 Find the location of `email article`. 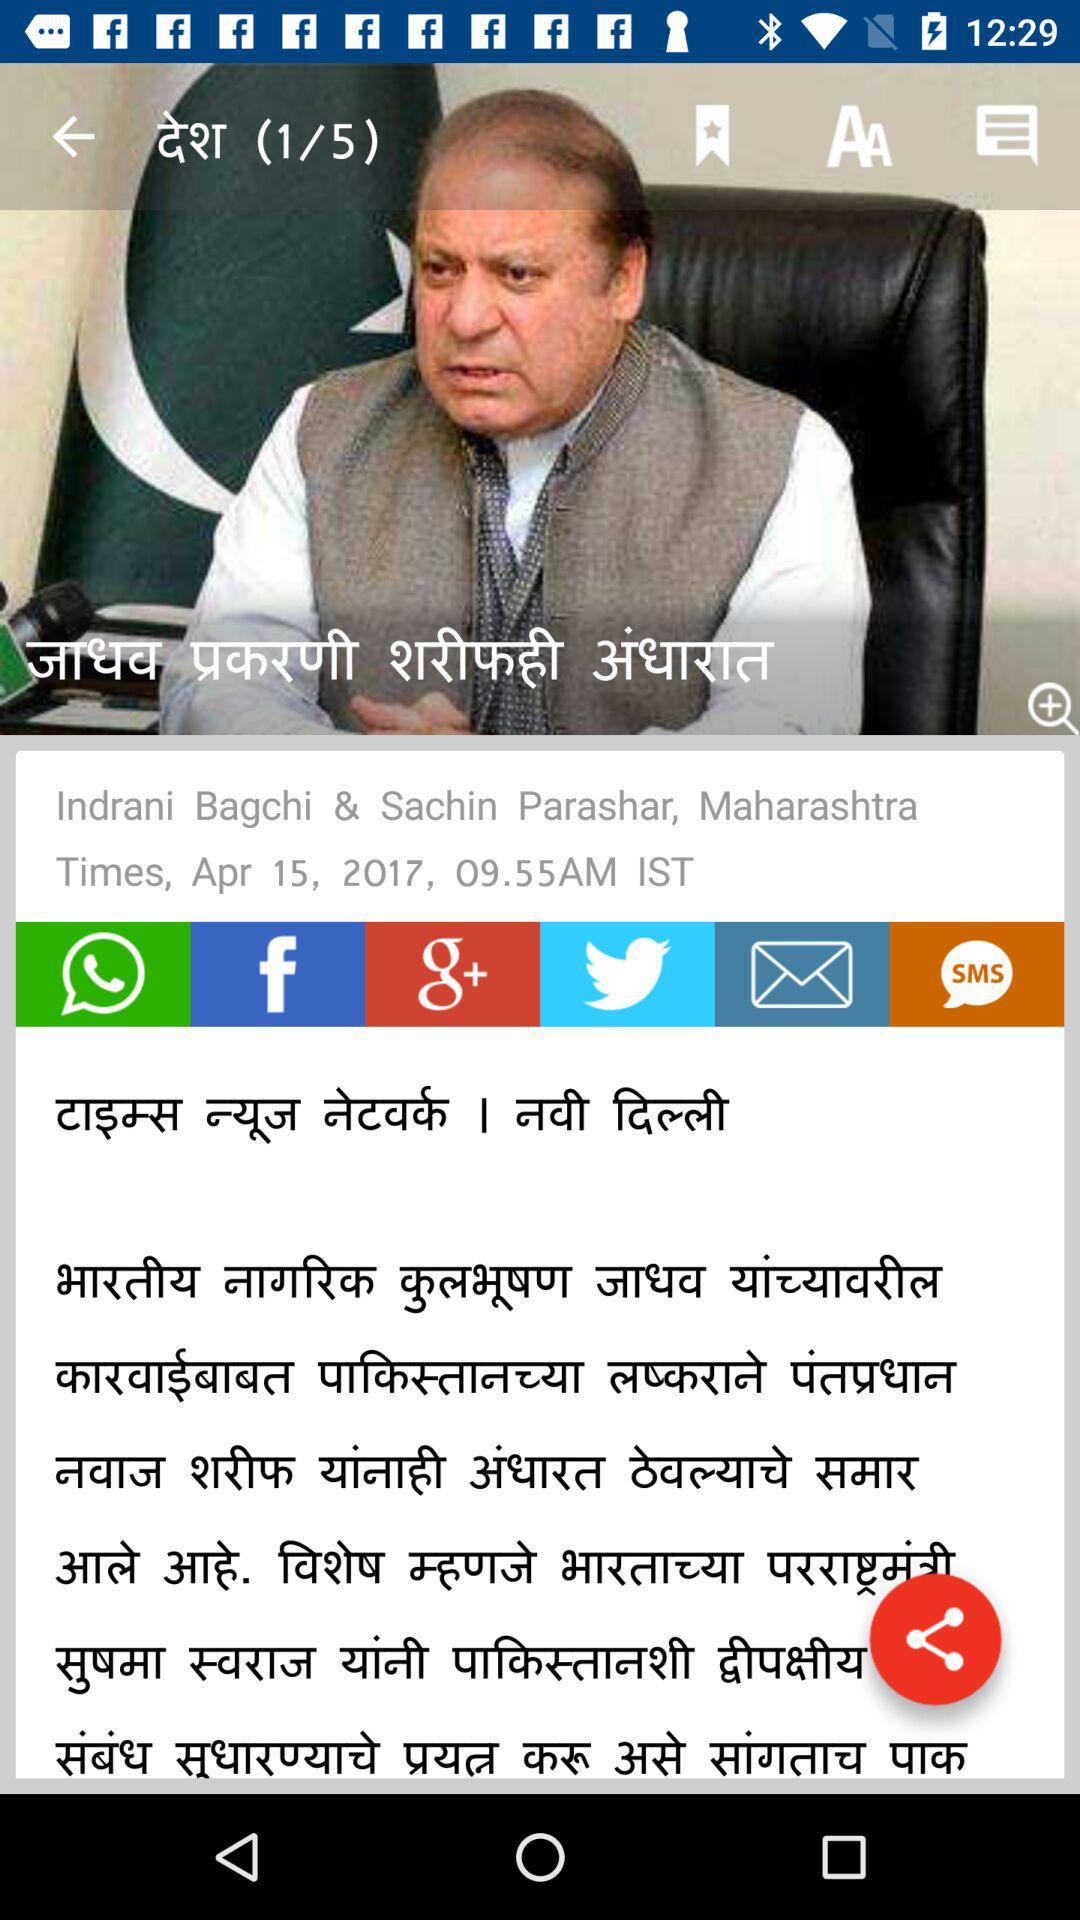

email article is located at coordinates (801, 974).